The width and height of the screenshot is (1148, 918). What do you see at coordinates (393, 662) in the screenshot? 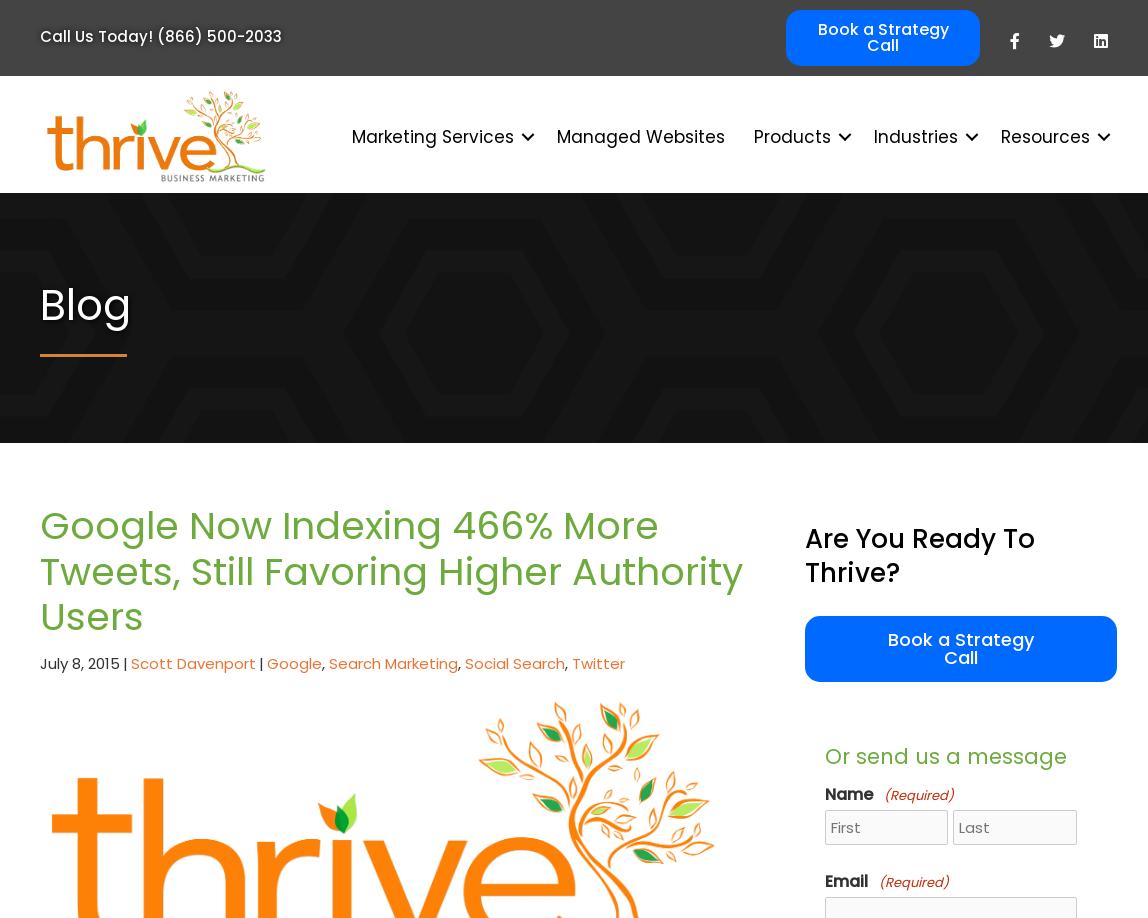
I see `'Search Marketing'` at bounding box center [393, 662].